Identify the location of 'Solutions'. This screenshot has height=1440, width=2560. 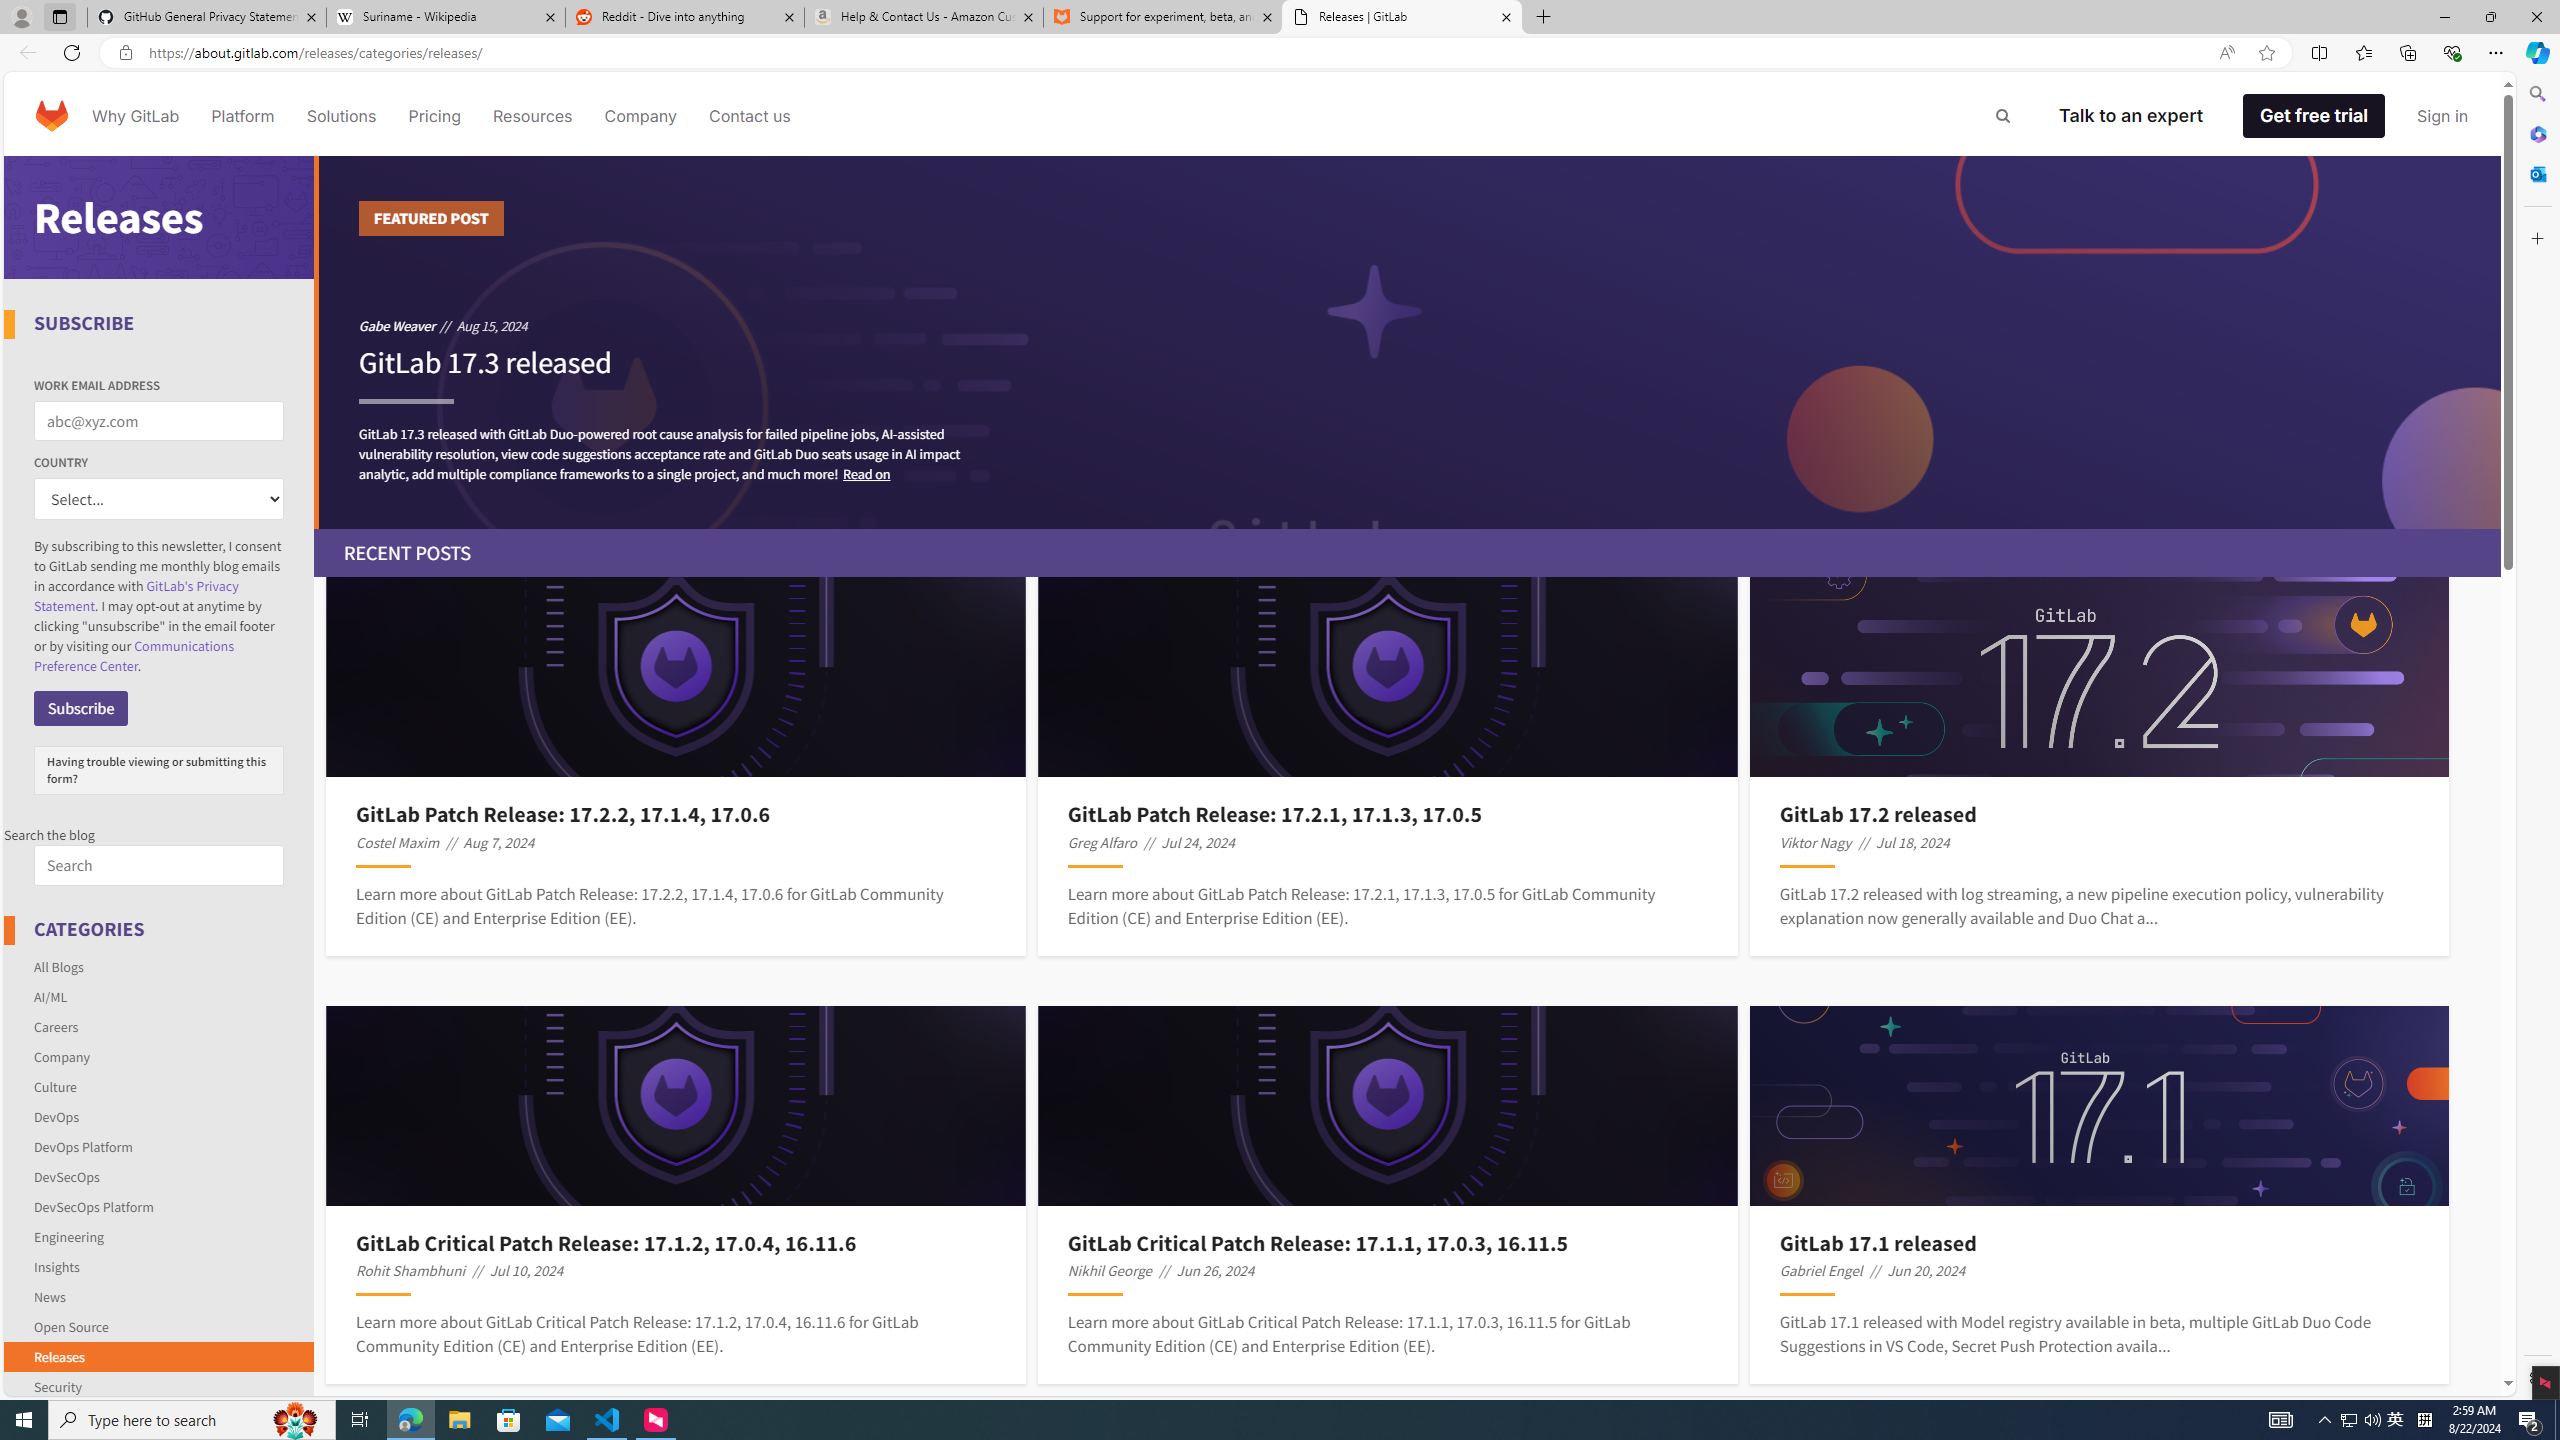
(339, 114).